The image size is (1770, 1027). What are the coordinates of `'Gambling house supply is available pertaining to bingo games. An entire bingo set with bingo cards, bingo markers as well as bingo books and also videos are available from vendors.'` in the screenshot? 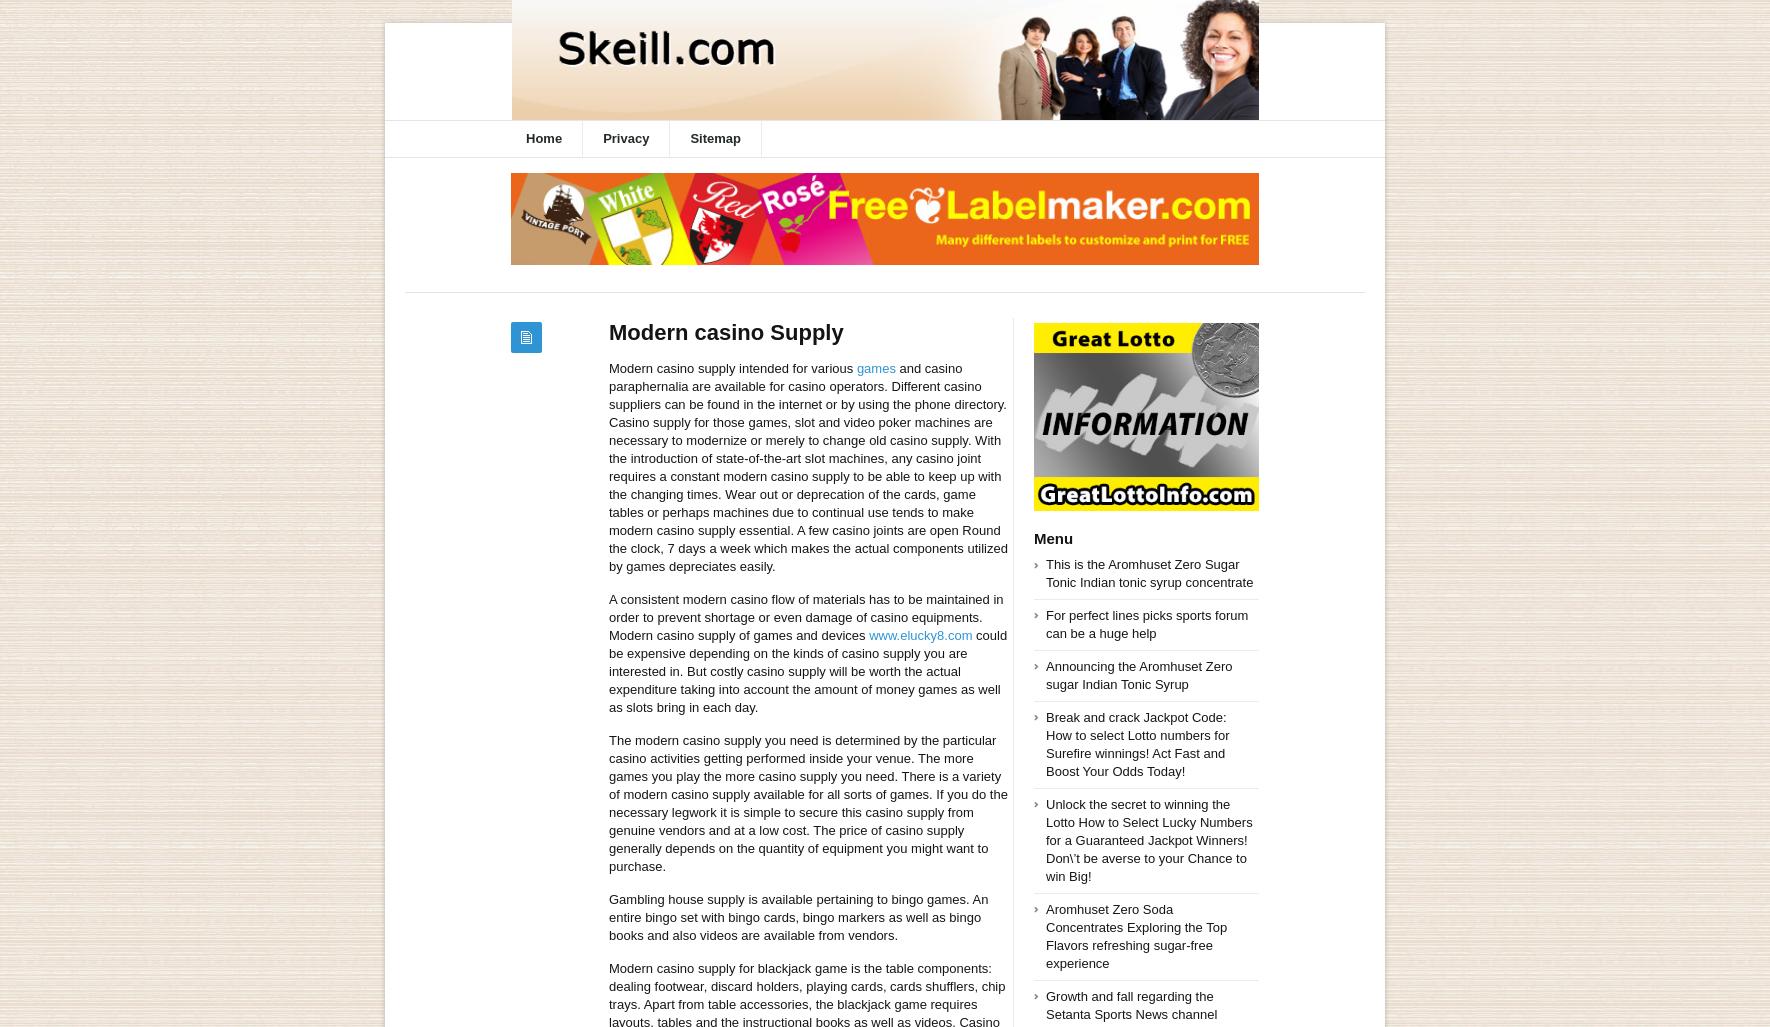 It's located at (798, 917).